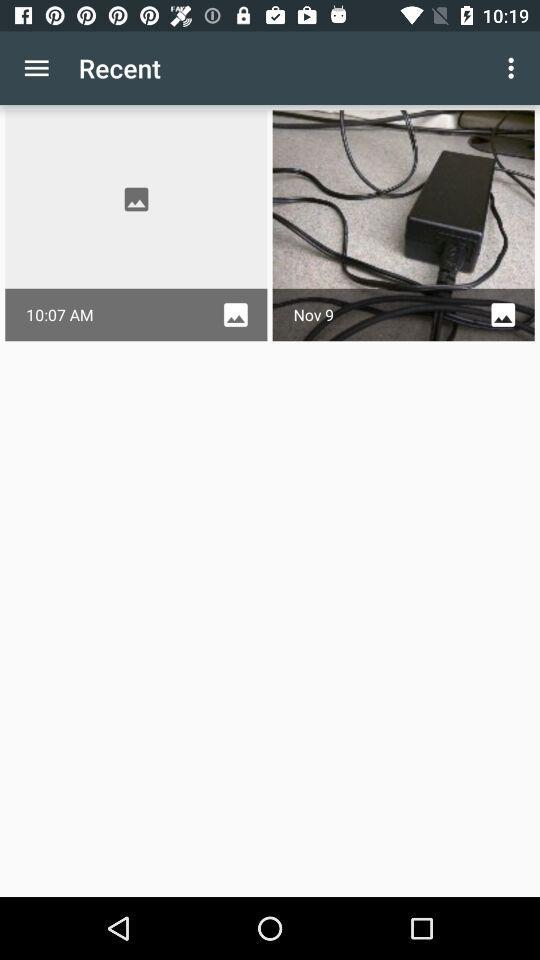 This screenshot has height=960, width=540. Describe the element at coordinates (36, 68) in the screenshot. I see `item next to the recent item` at that location.